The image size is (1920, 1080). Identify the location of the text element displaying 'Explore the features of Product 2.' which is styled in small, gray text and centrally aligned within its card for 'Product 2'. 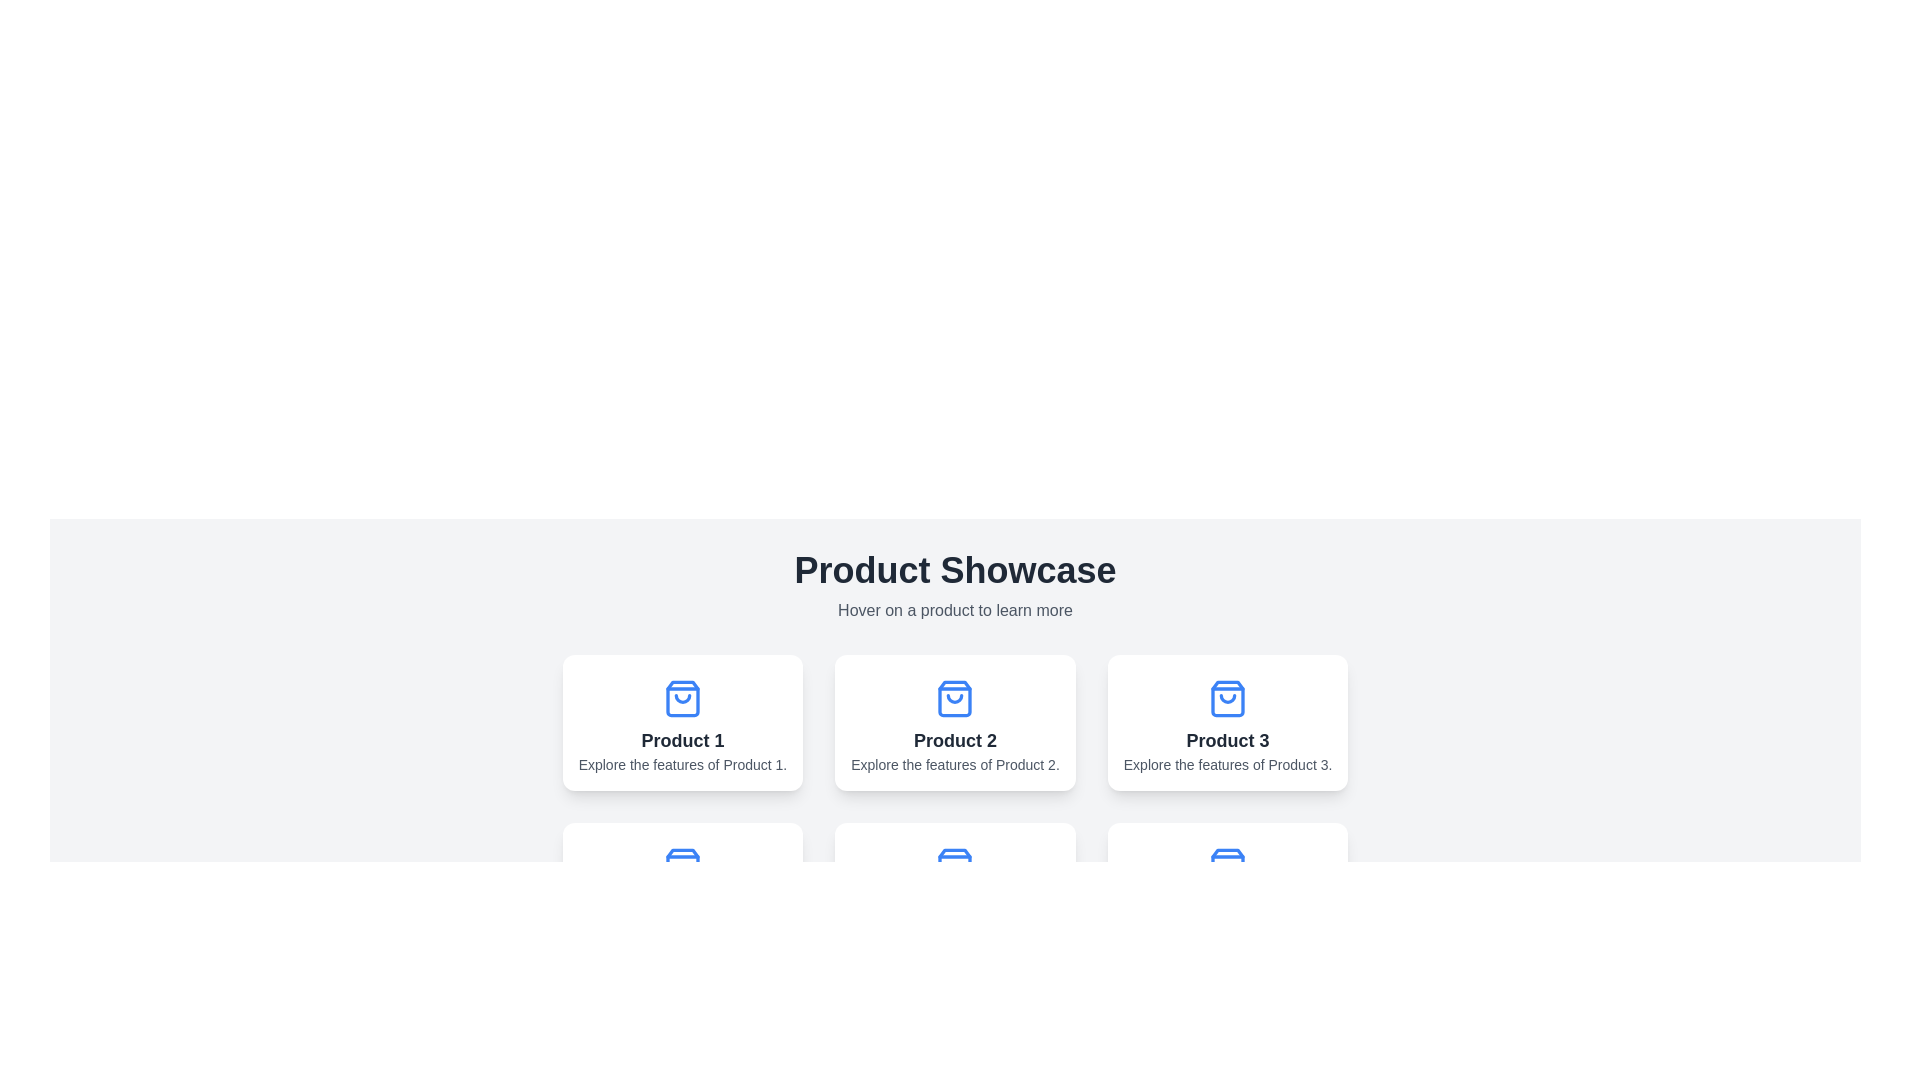
(954, 764).